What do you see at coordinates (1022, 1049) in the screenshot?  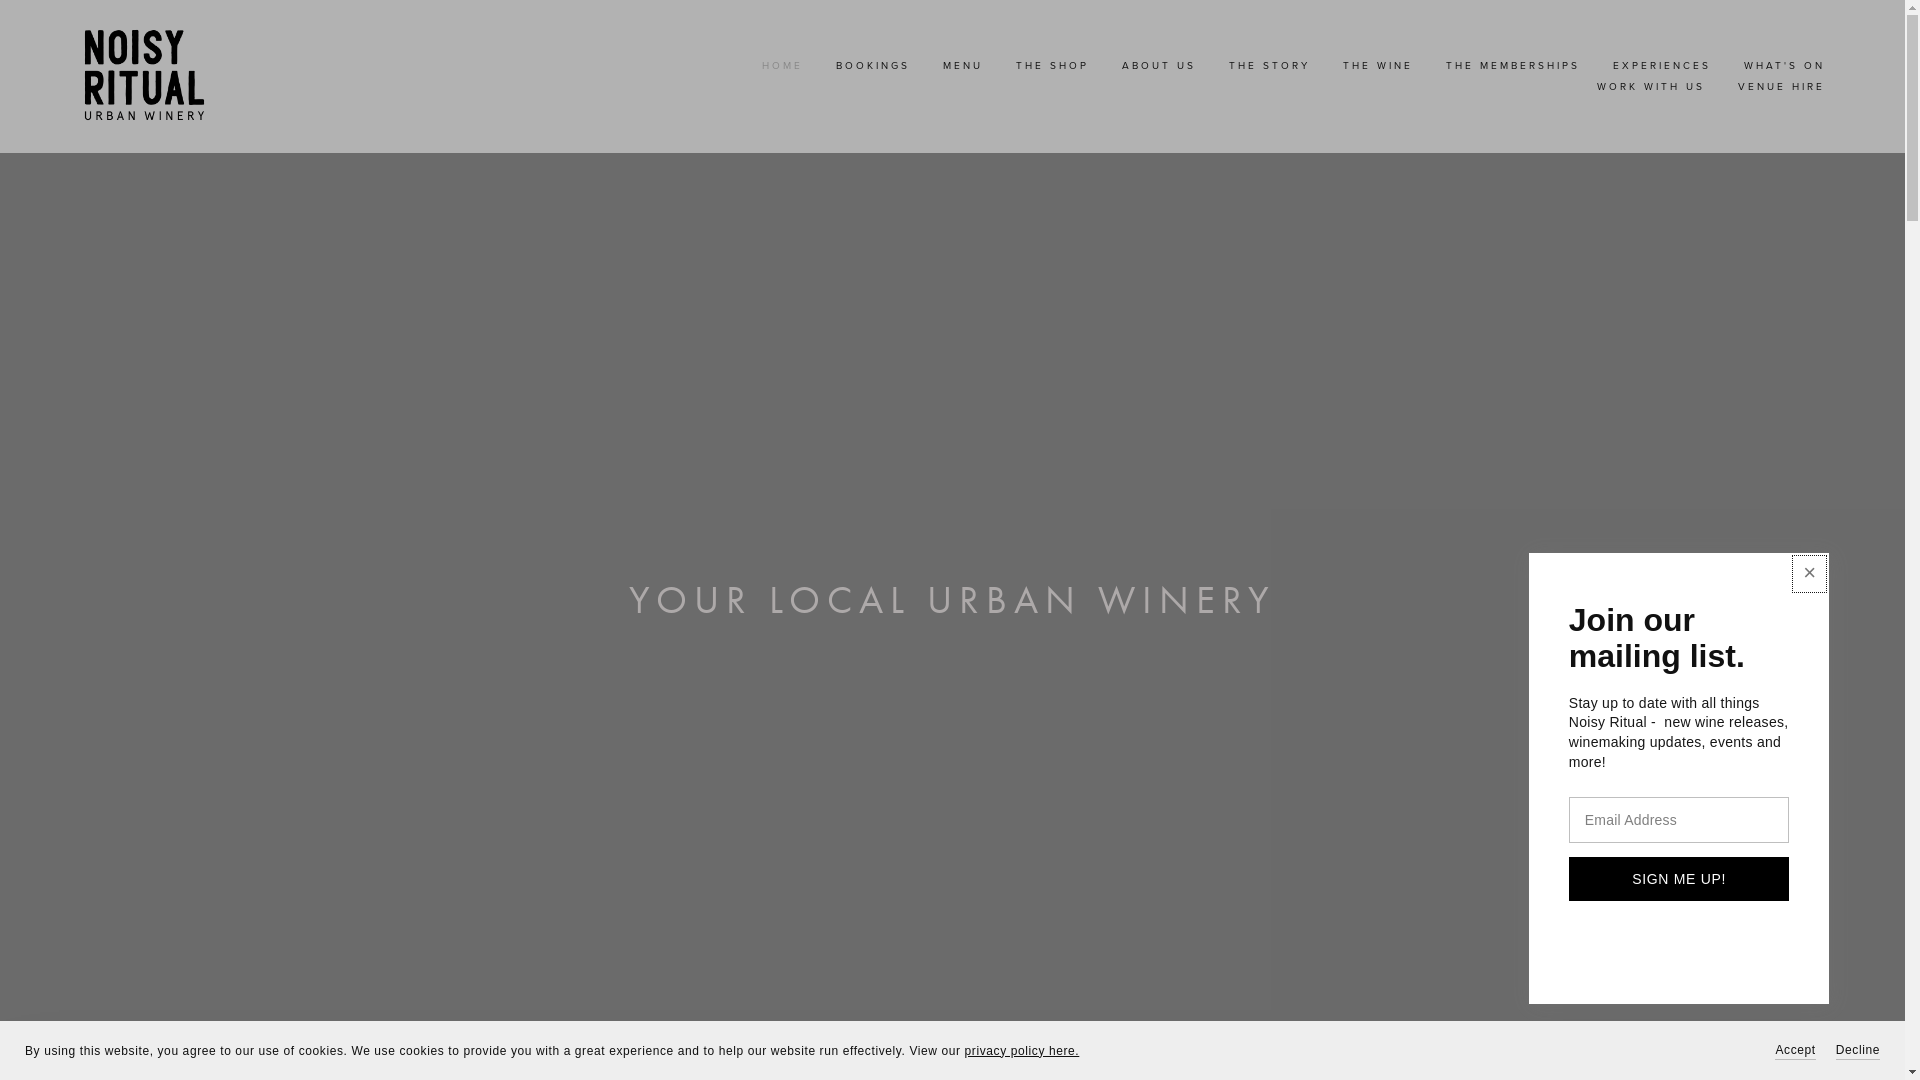 I see `'privacy policy here.'` at bounding box center [1022, 1049].